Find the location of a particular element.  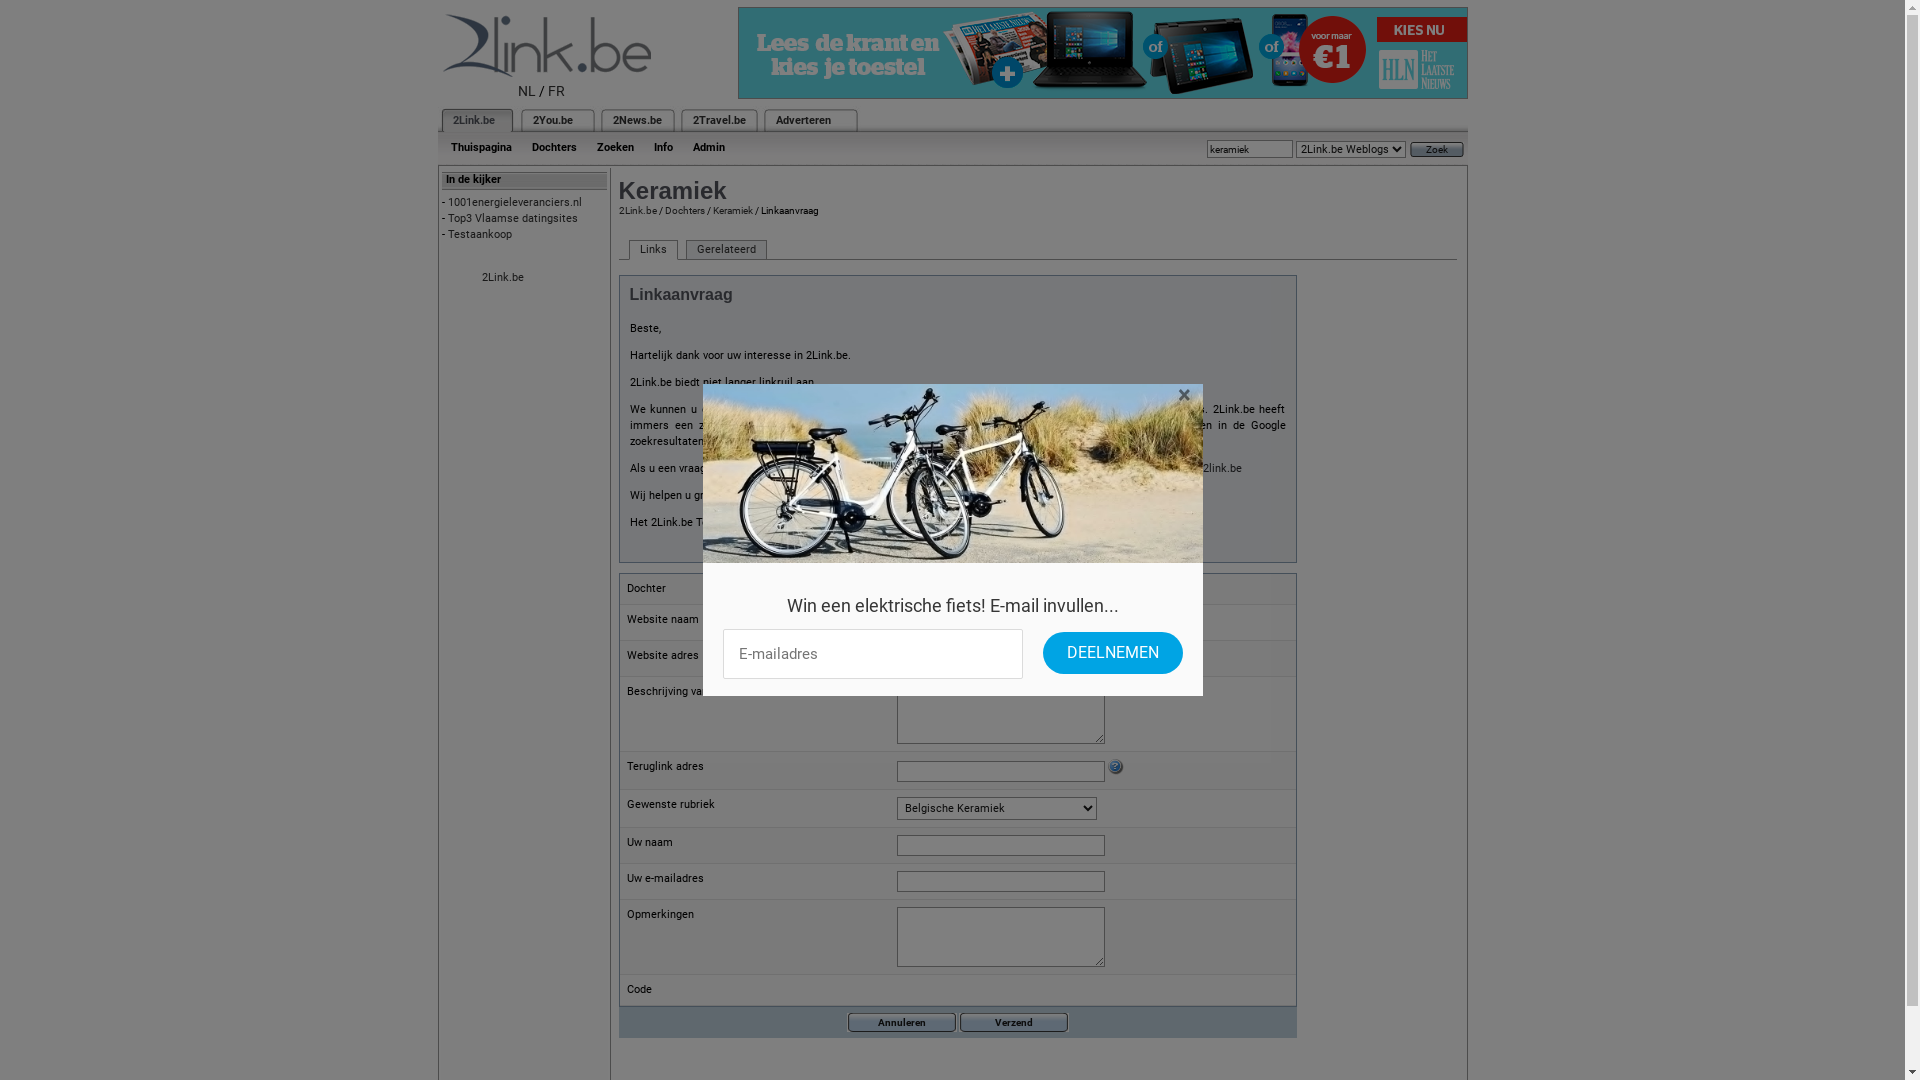

'Adverteren' is located at coordinates (803, 120).